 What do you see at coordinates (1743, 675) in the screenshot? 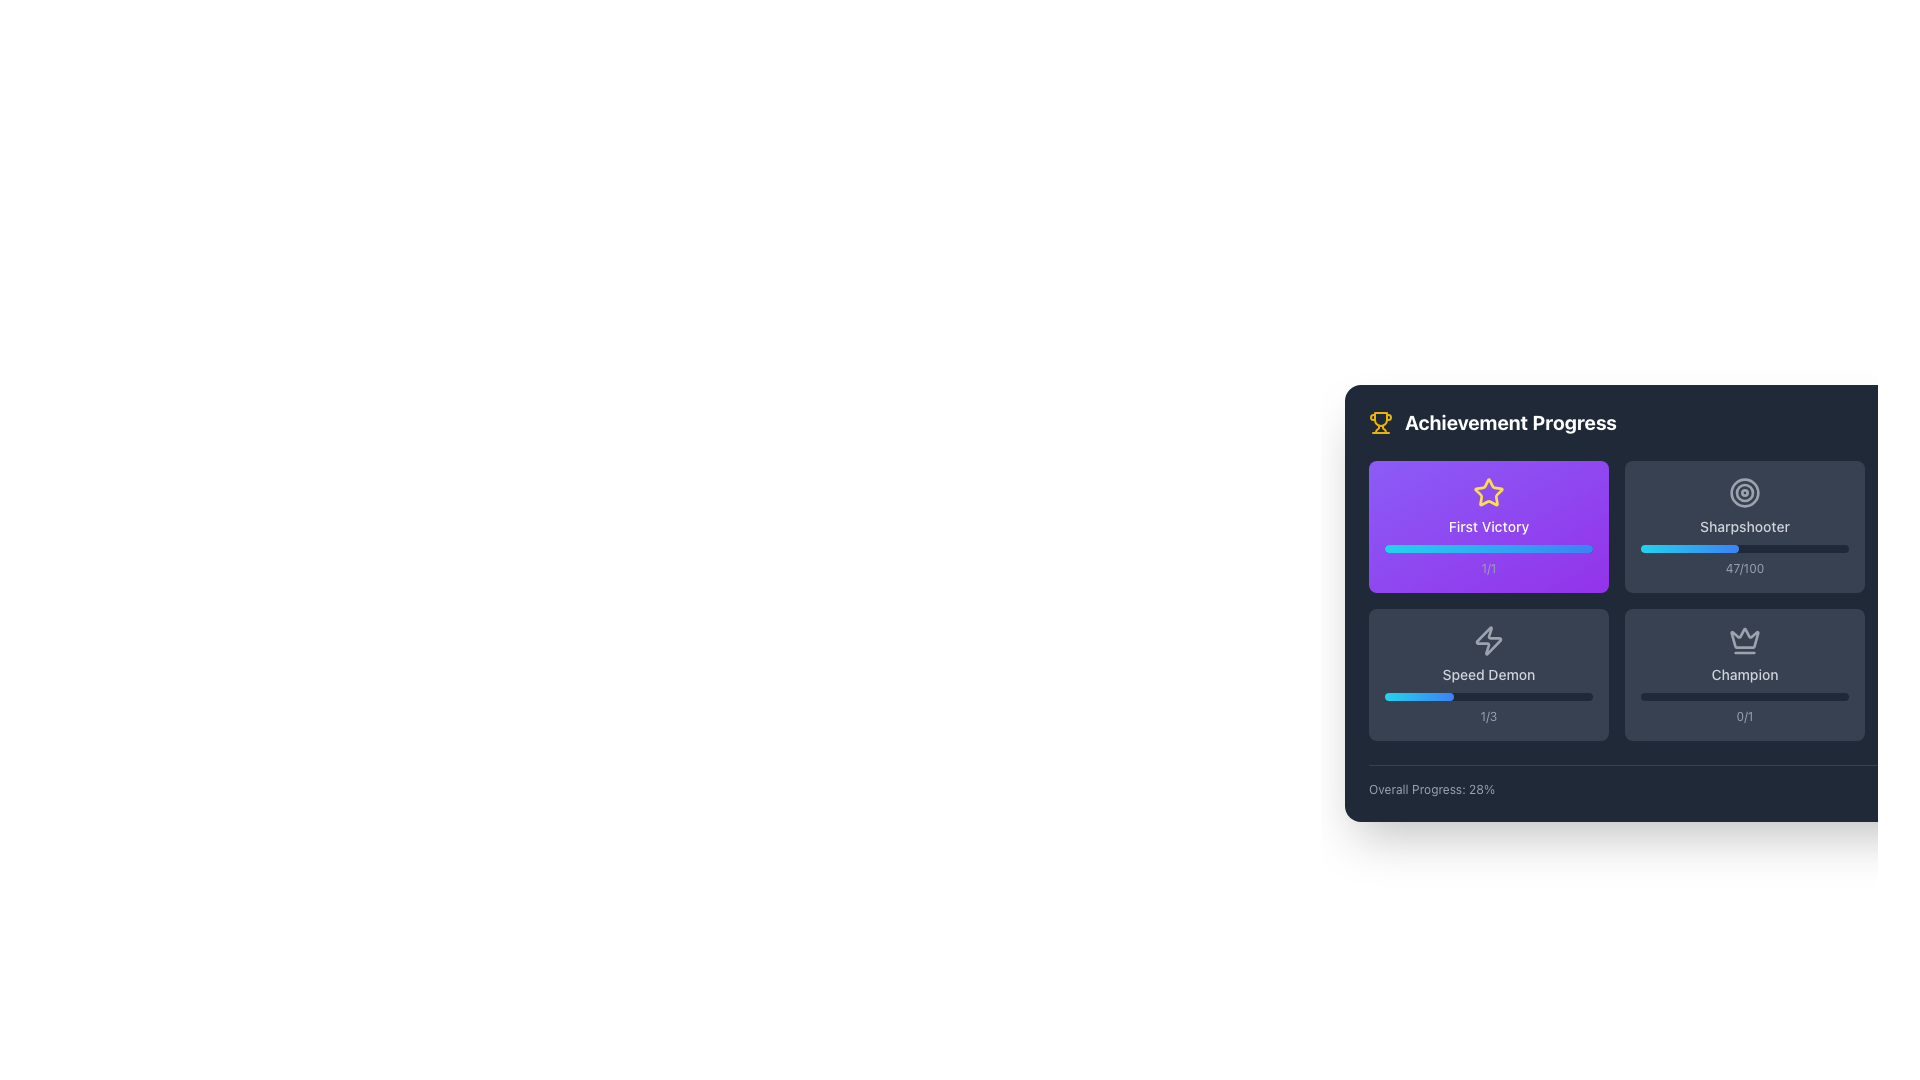
I see `the text label displaying the word 'Champion' located in the bottom-right progress card, which is styled in gray and positioned below a crown icon` at bounding box center [1743, 675].